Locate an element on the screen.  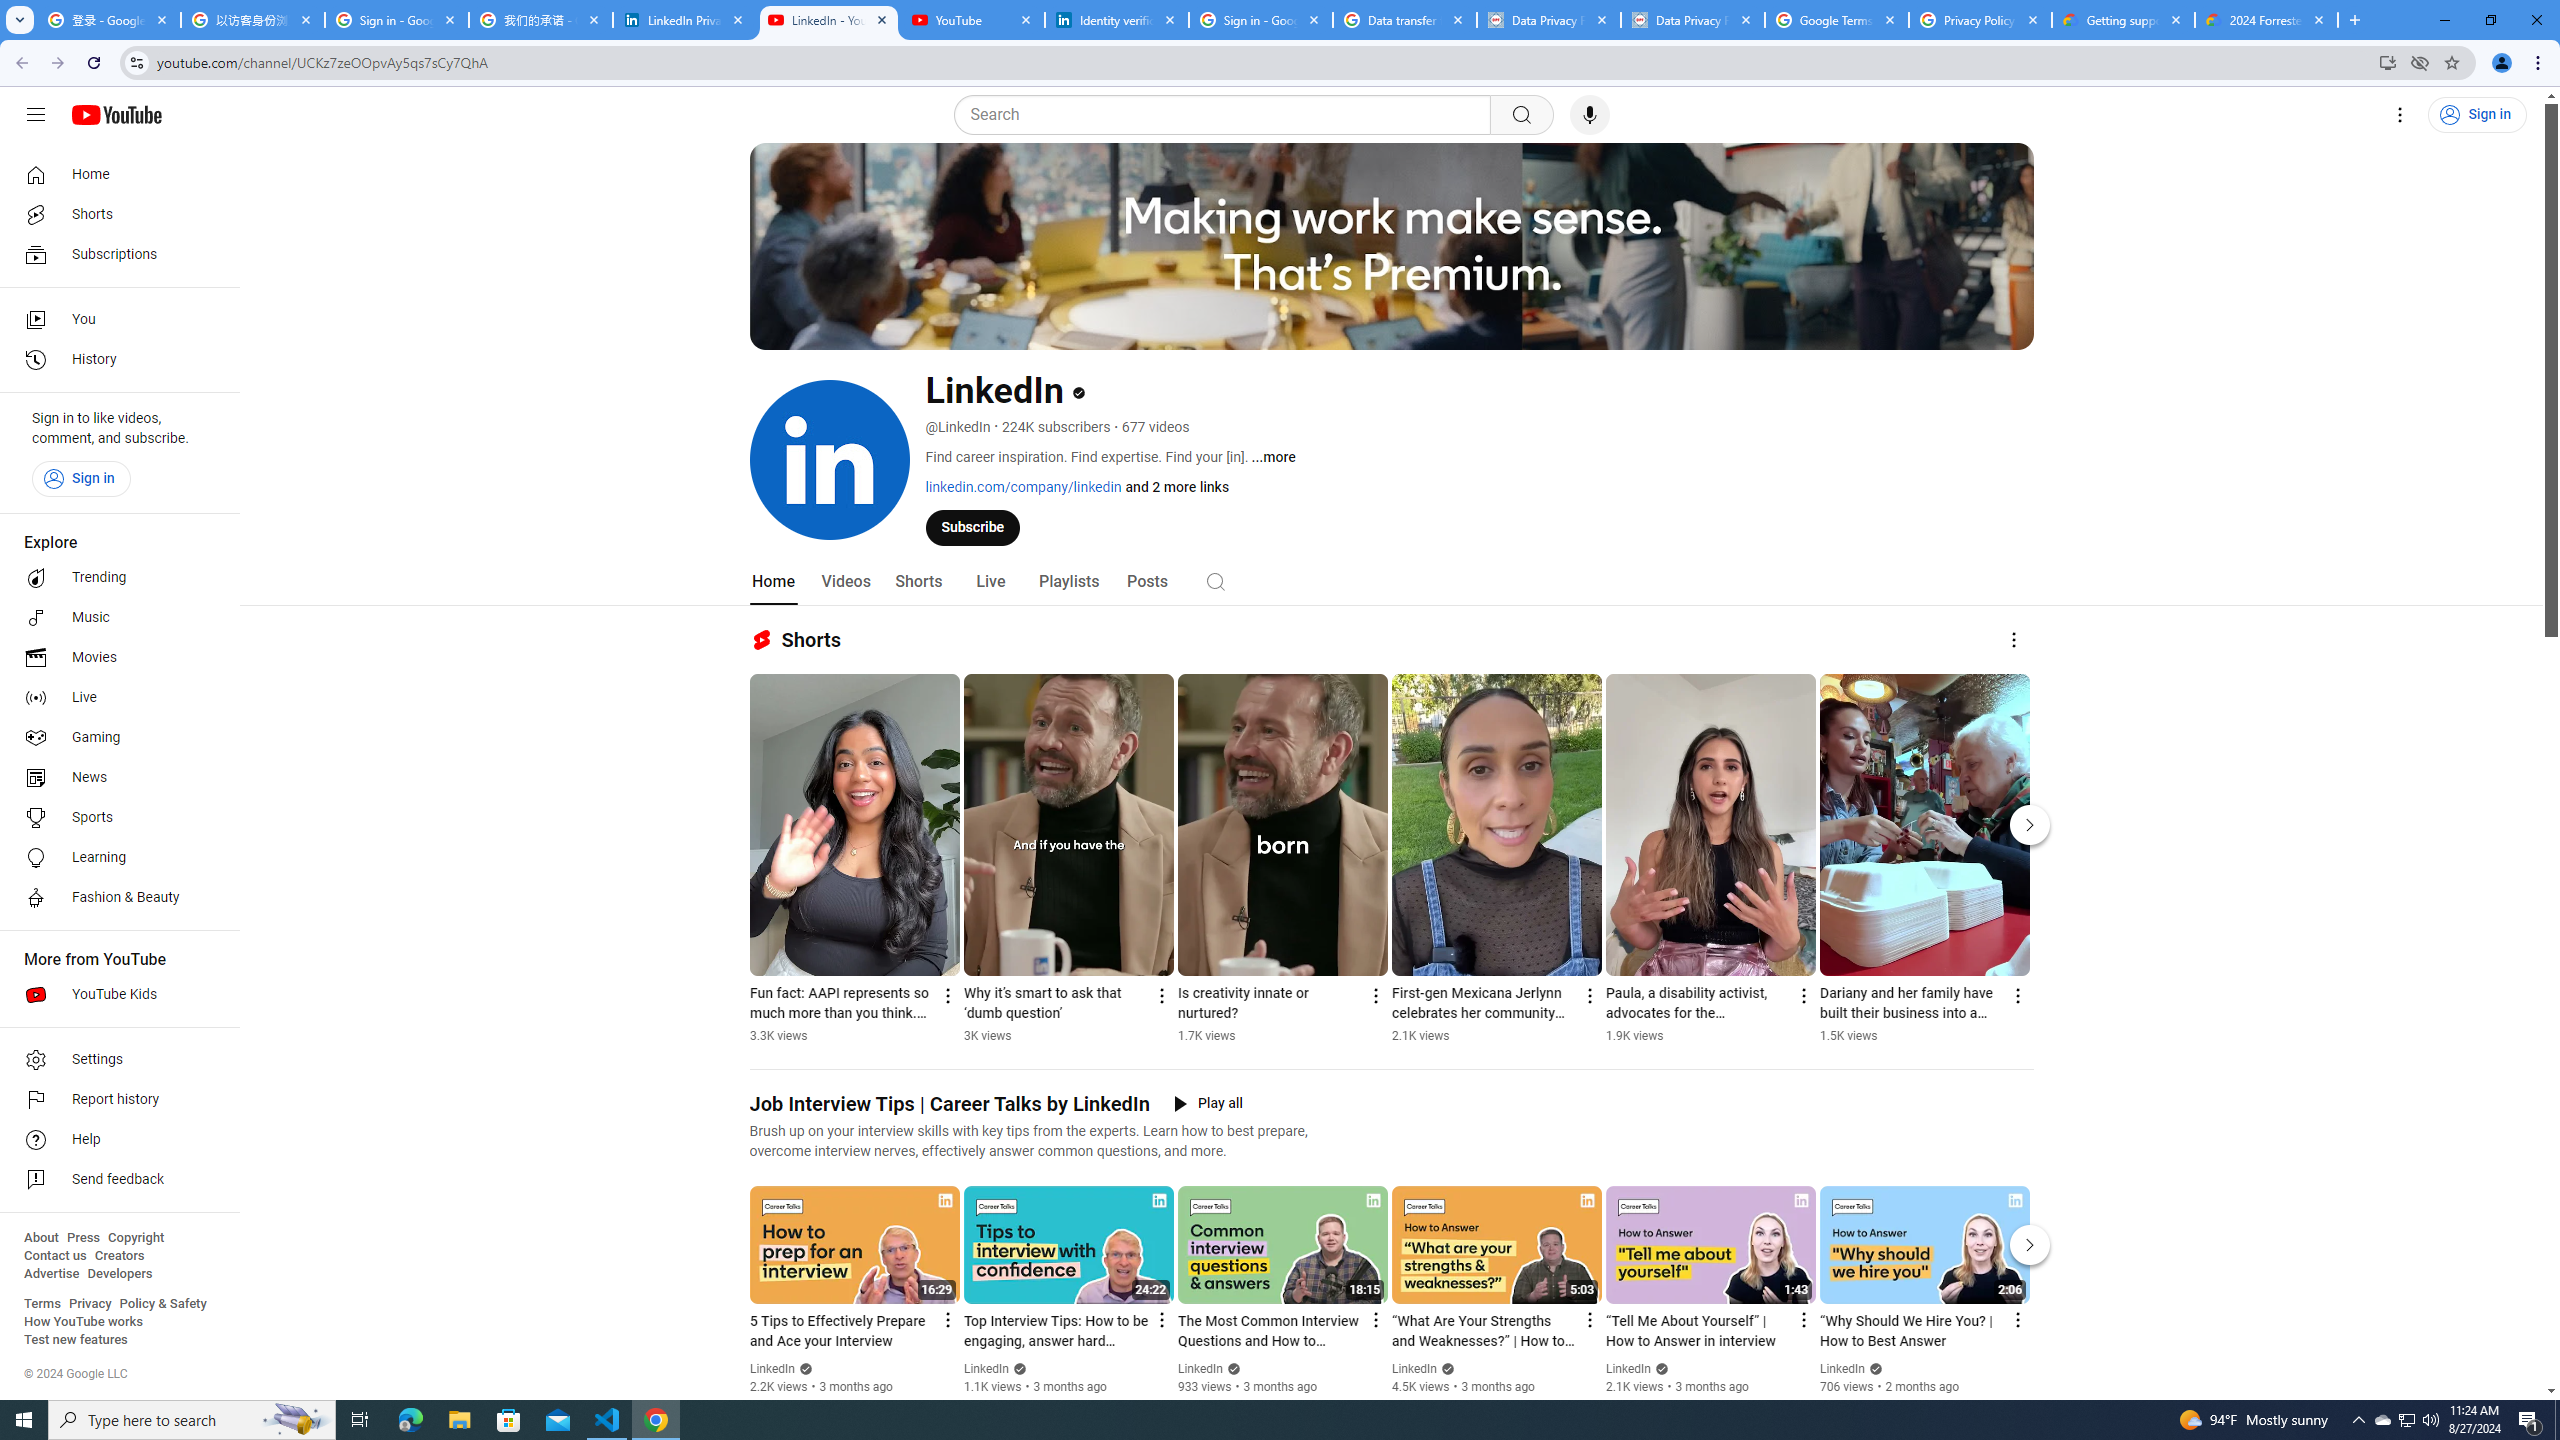
'Send feedback' is located at coordinates (113, 1179).